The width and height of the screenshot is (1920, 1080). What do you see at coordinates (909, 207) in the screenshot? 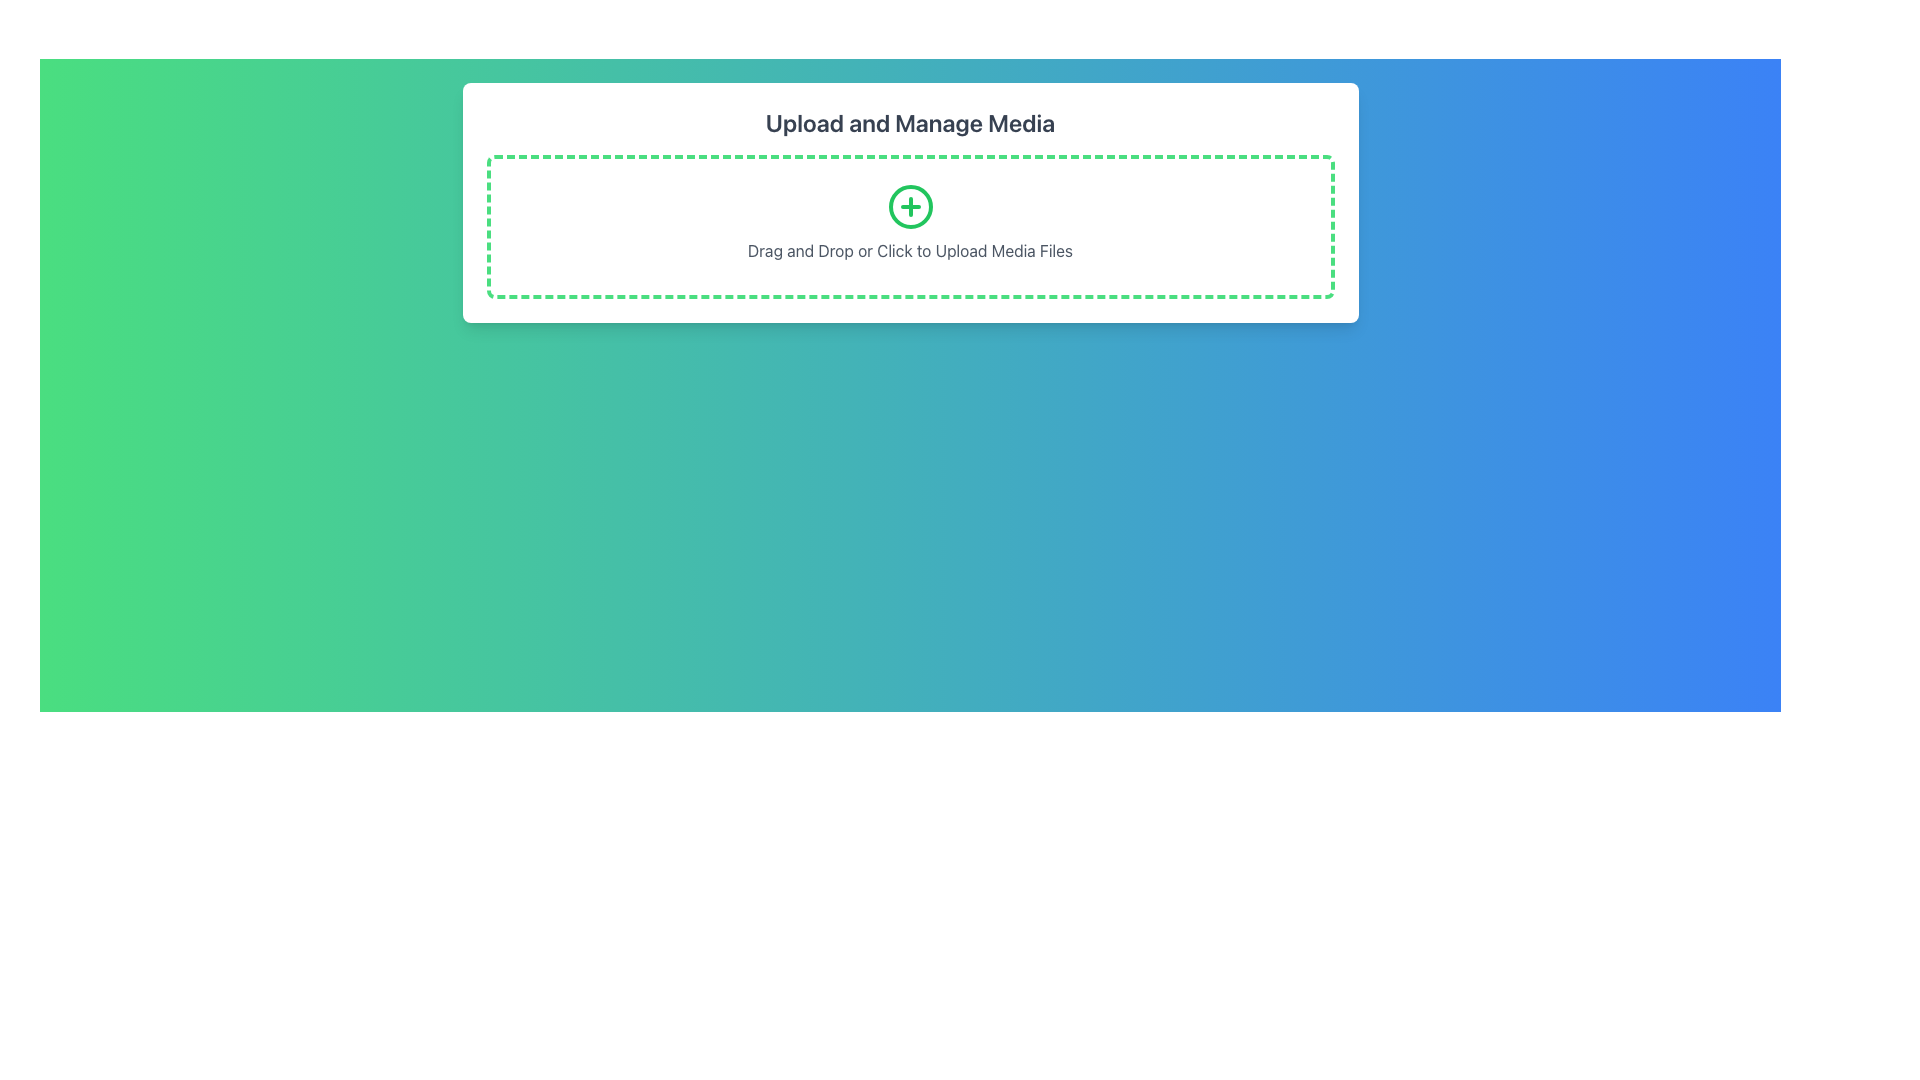
I see `the Add/Upload icon located in the center of the interface above the text 'Drag and Drop or Click to Upload Media Files' to initiate the upload process` at bounding box center [909, 207].